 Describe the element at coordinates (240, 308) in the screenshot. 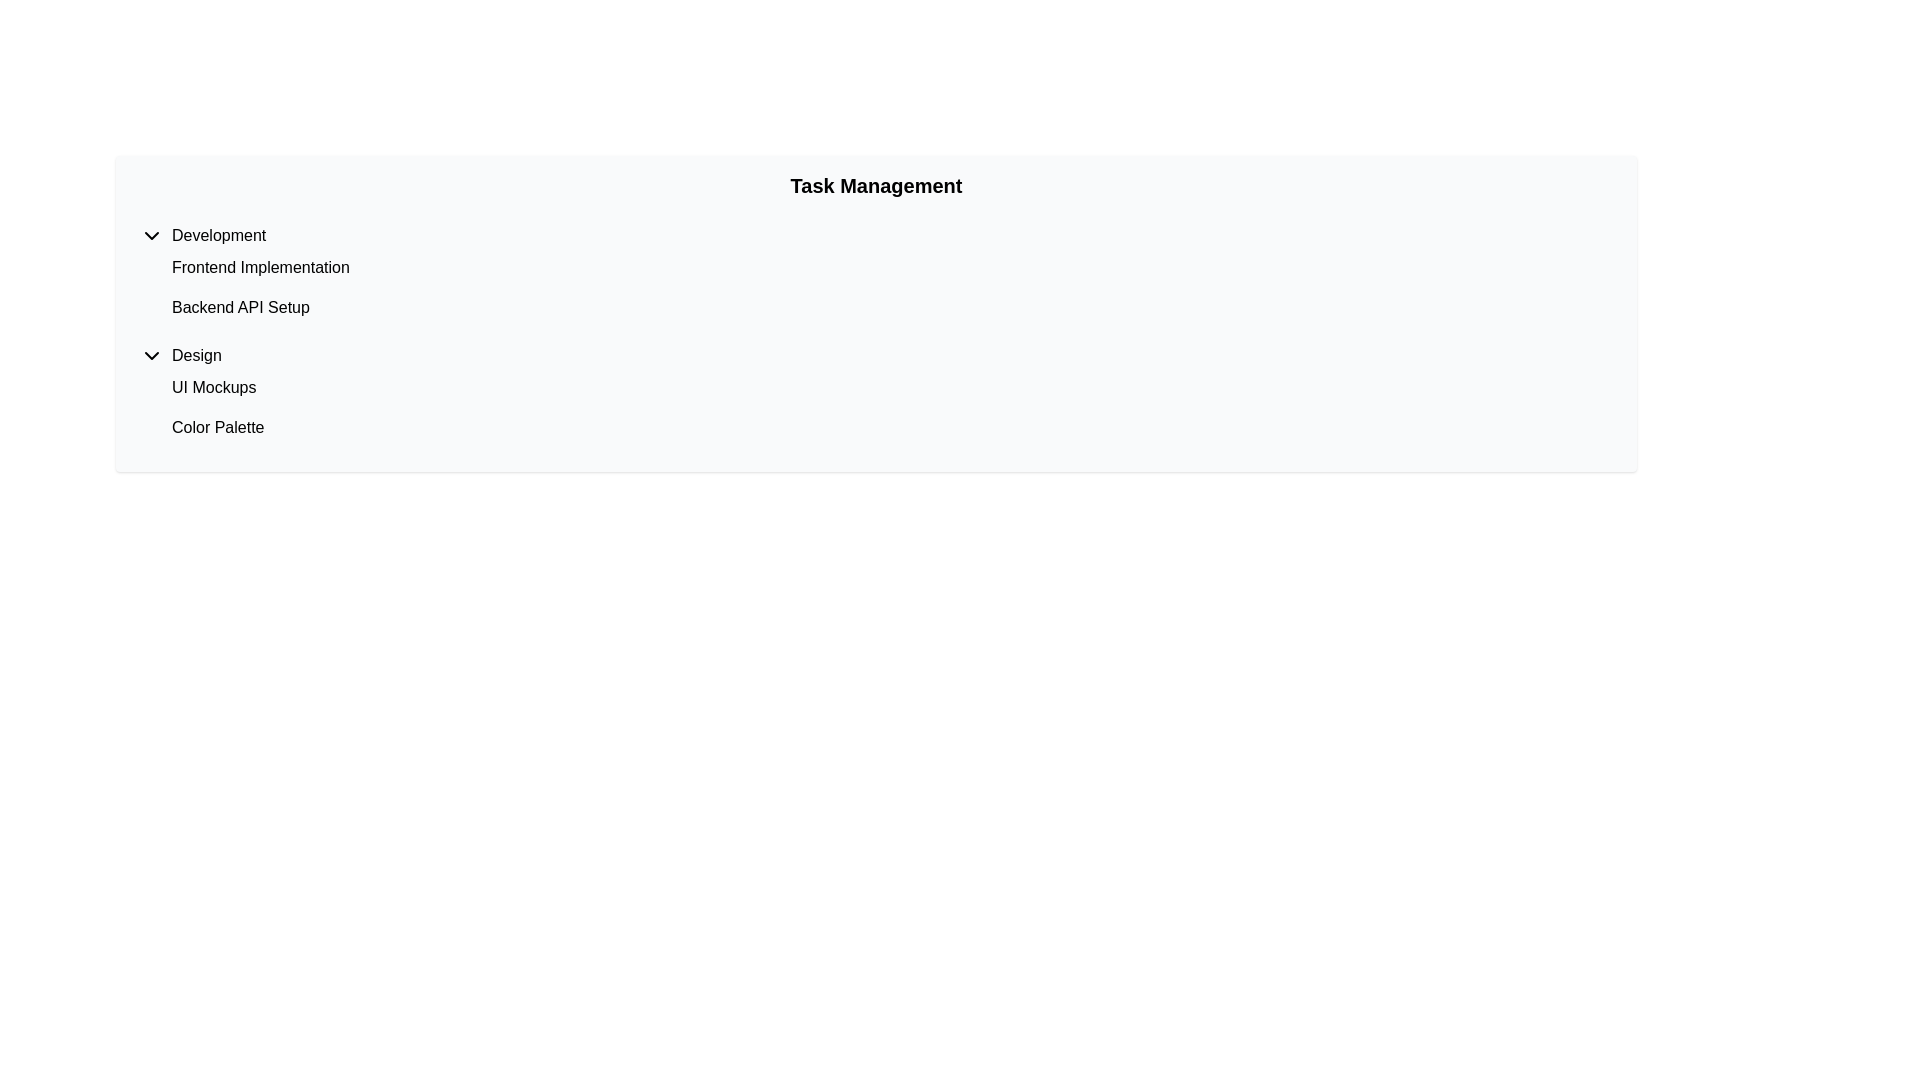

I see `the subheading label in the 'Development' section, which is the second item in the list, providing context under 'Frontend Implementation'` at that location.